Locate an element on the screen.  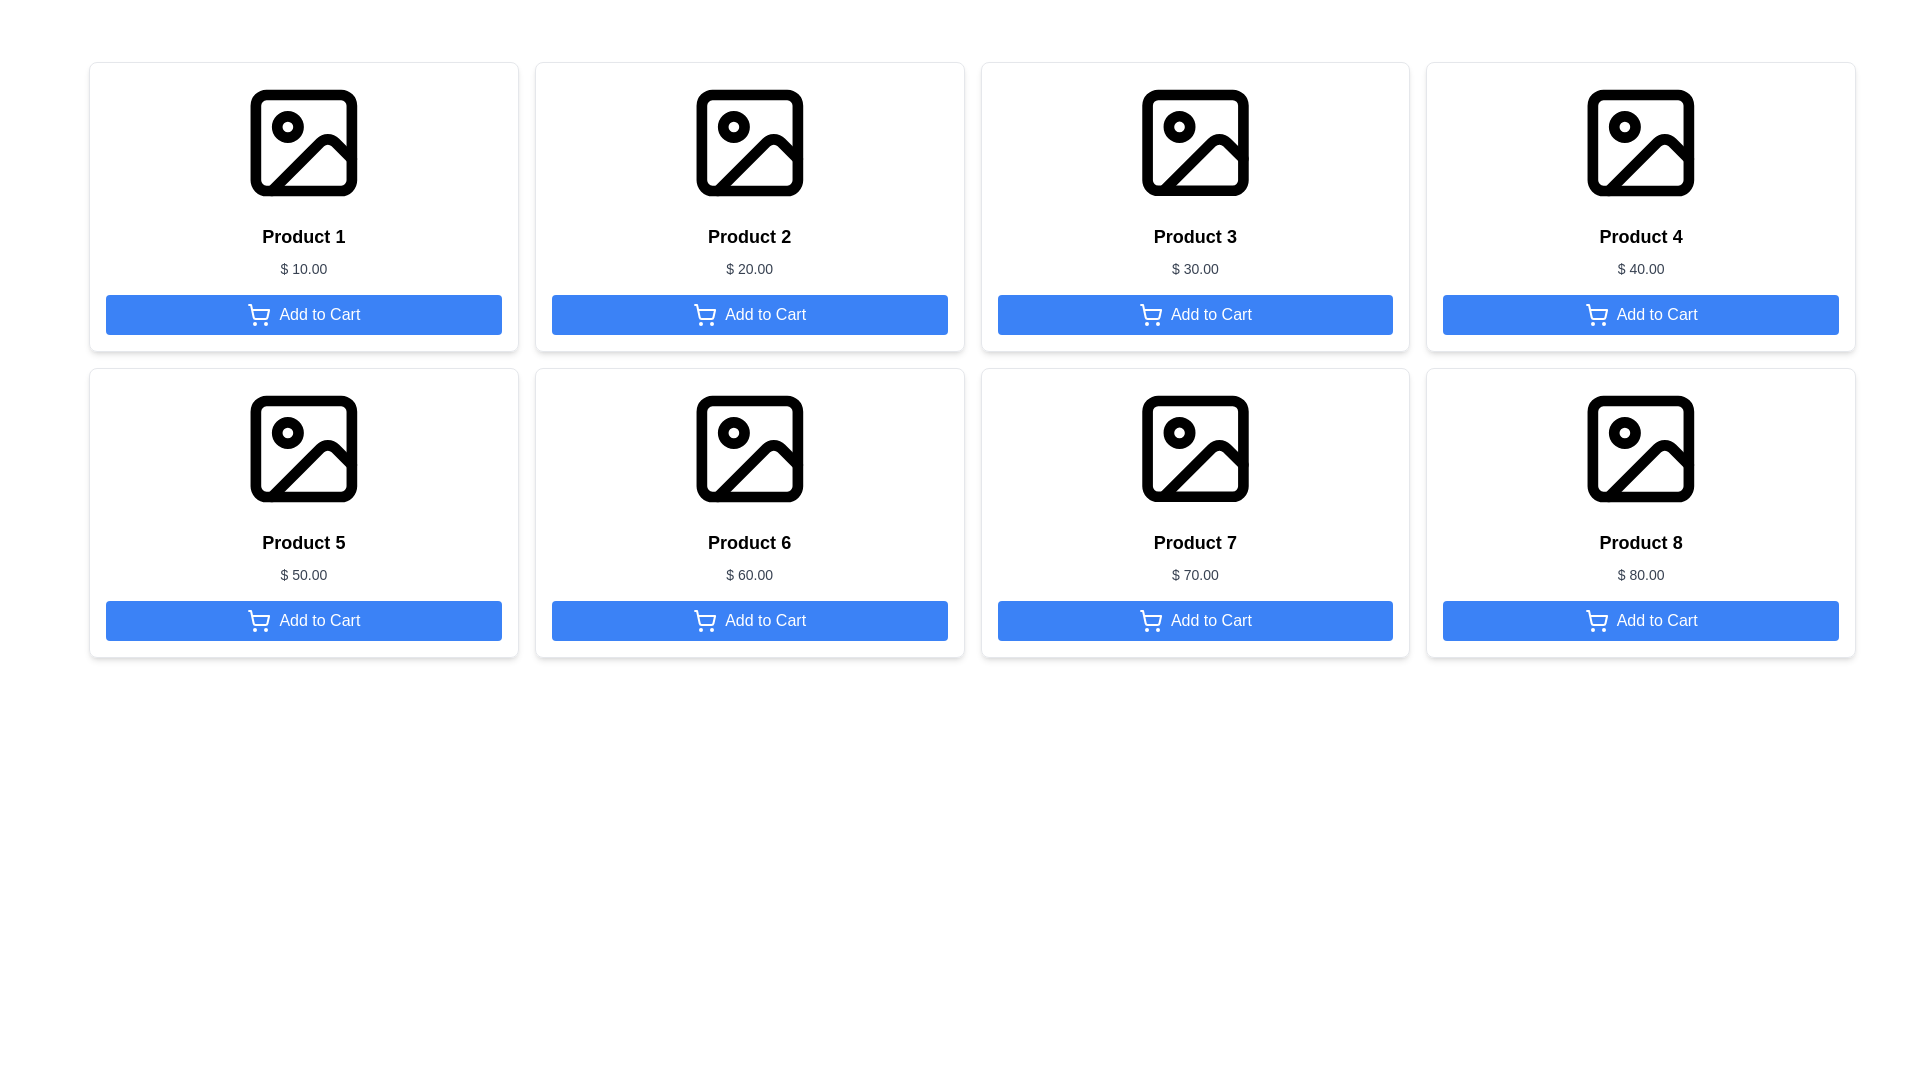
the small rounded rectangle located is located at coordinates (748, 141).